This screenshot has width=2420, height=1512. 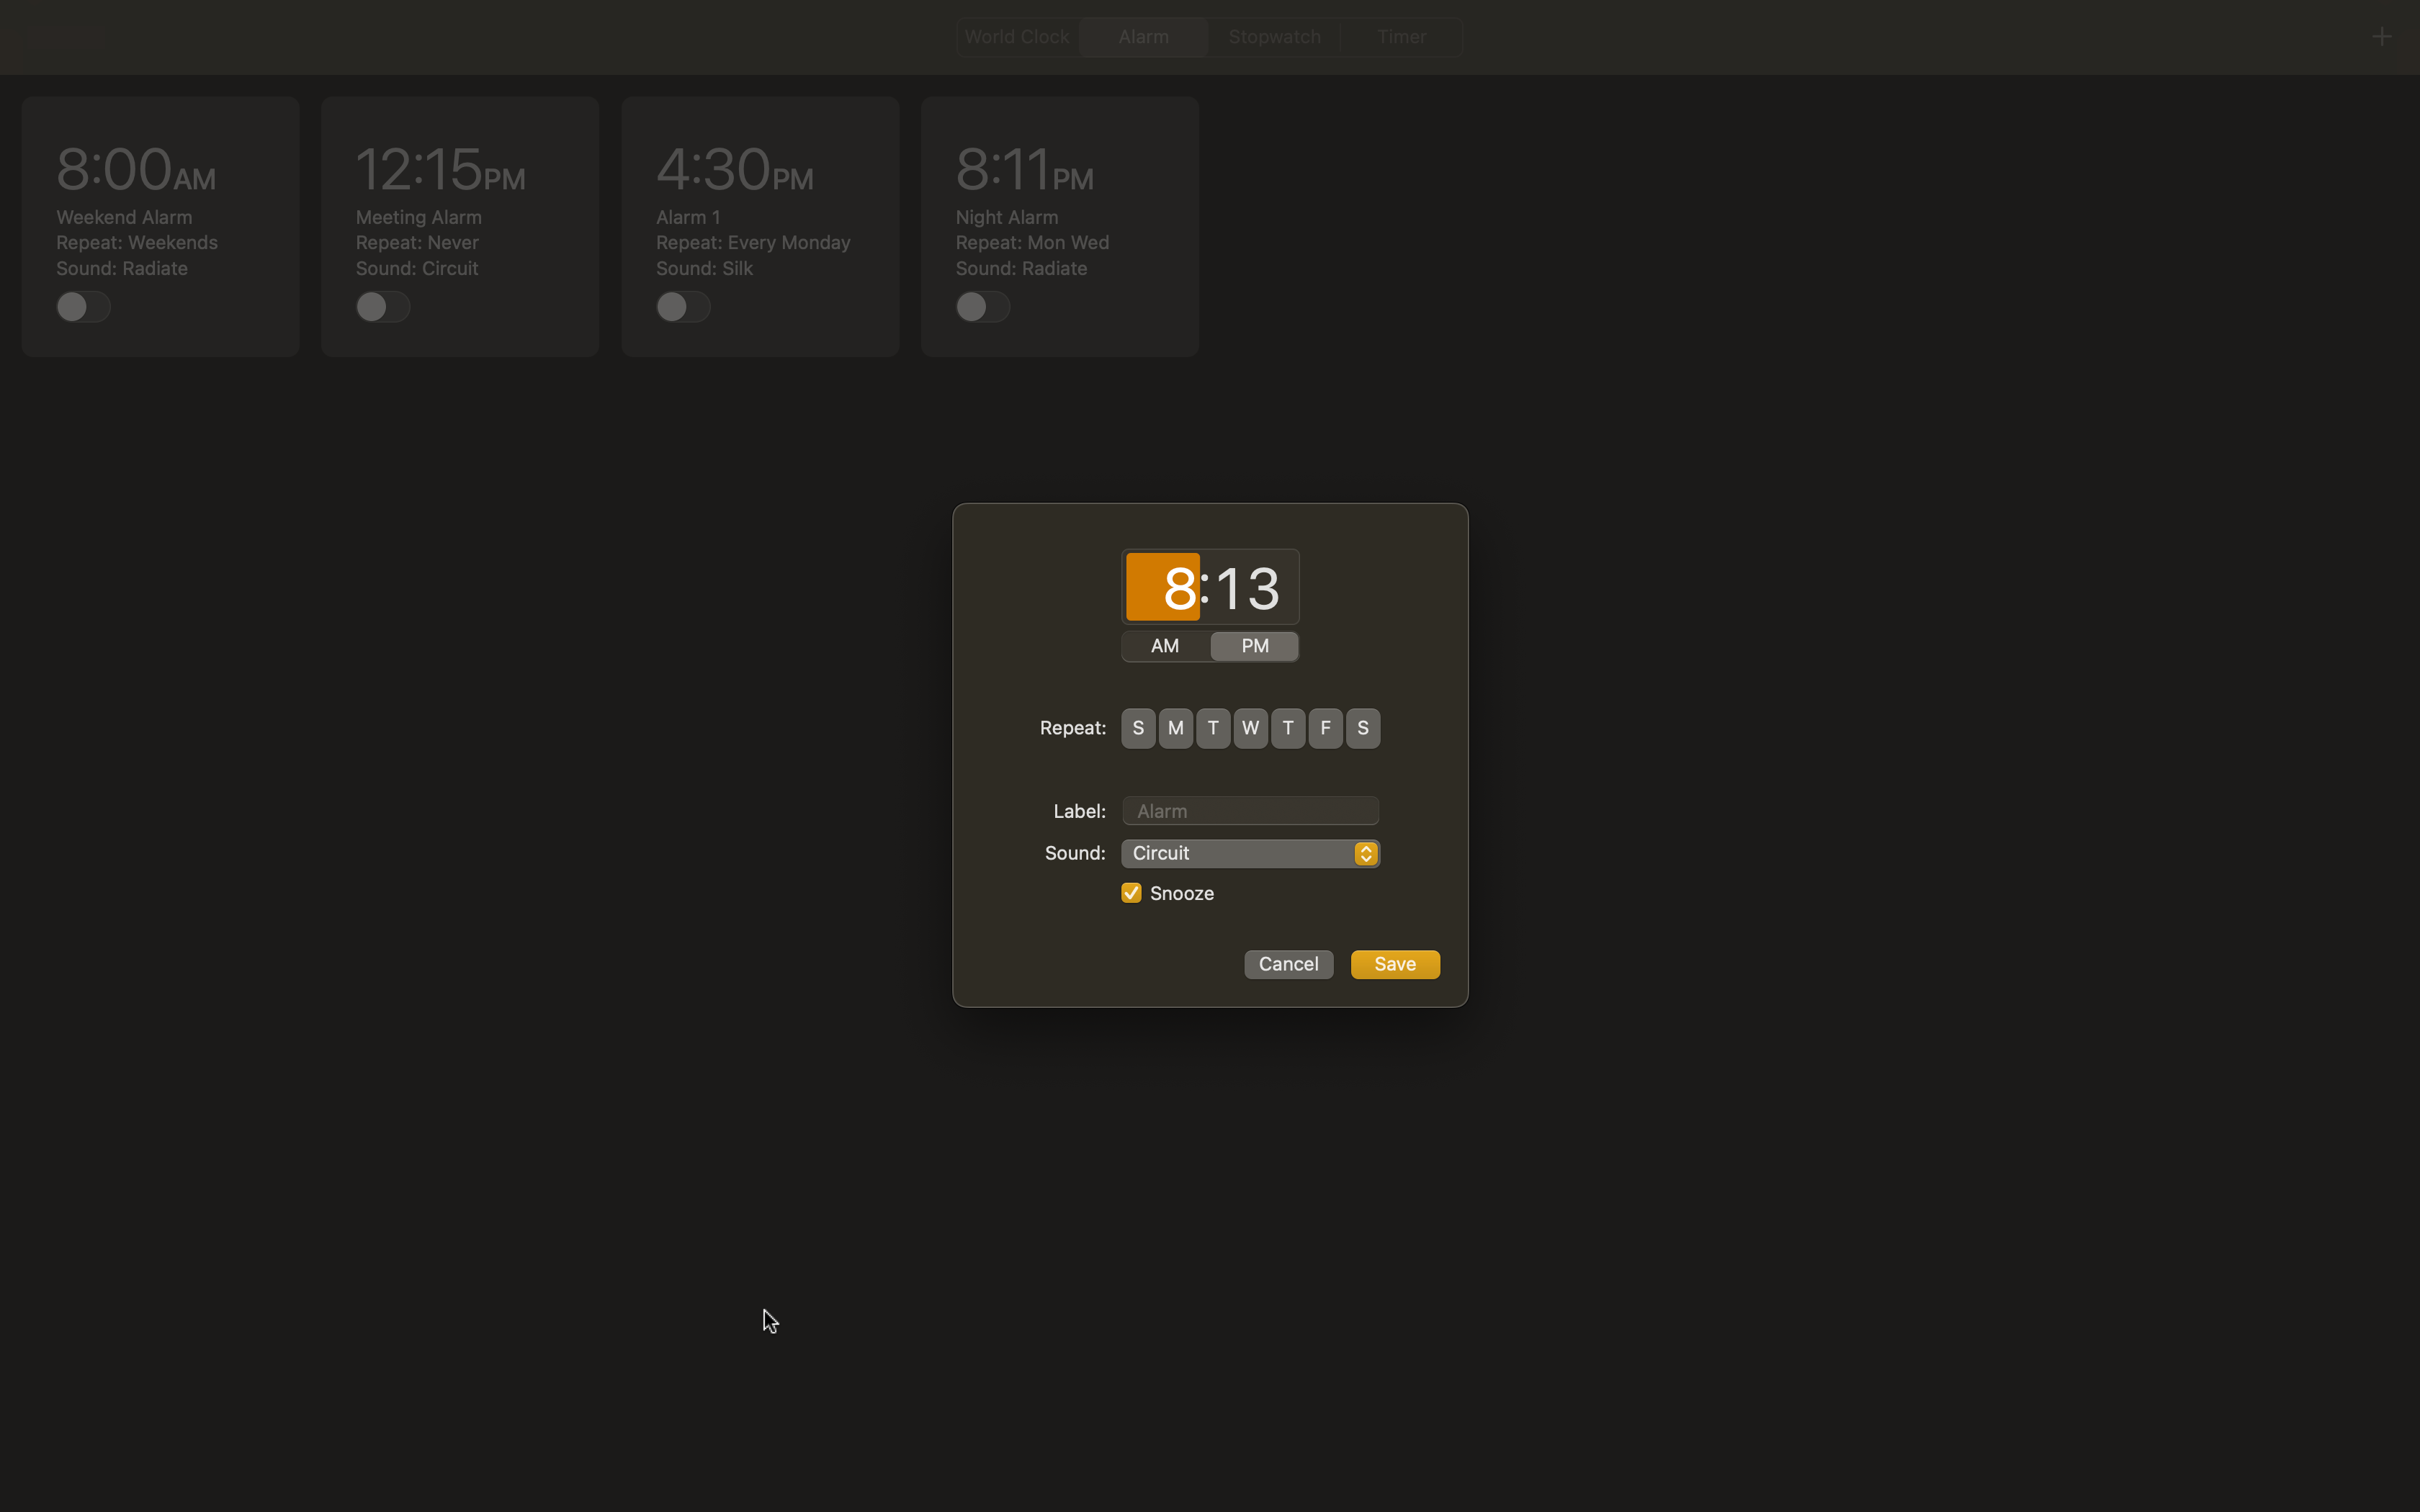 I want to click on Configure the working hours to 8, so click(x=1162, y=588).